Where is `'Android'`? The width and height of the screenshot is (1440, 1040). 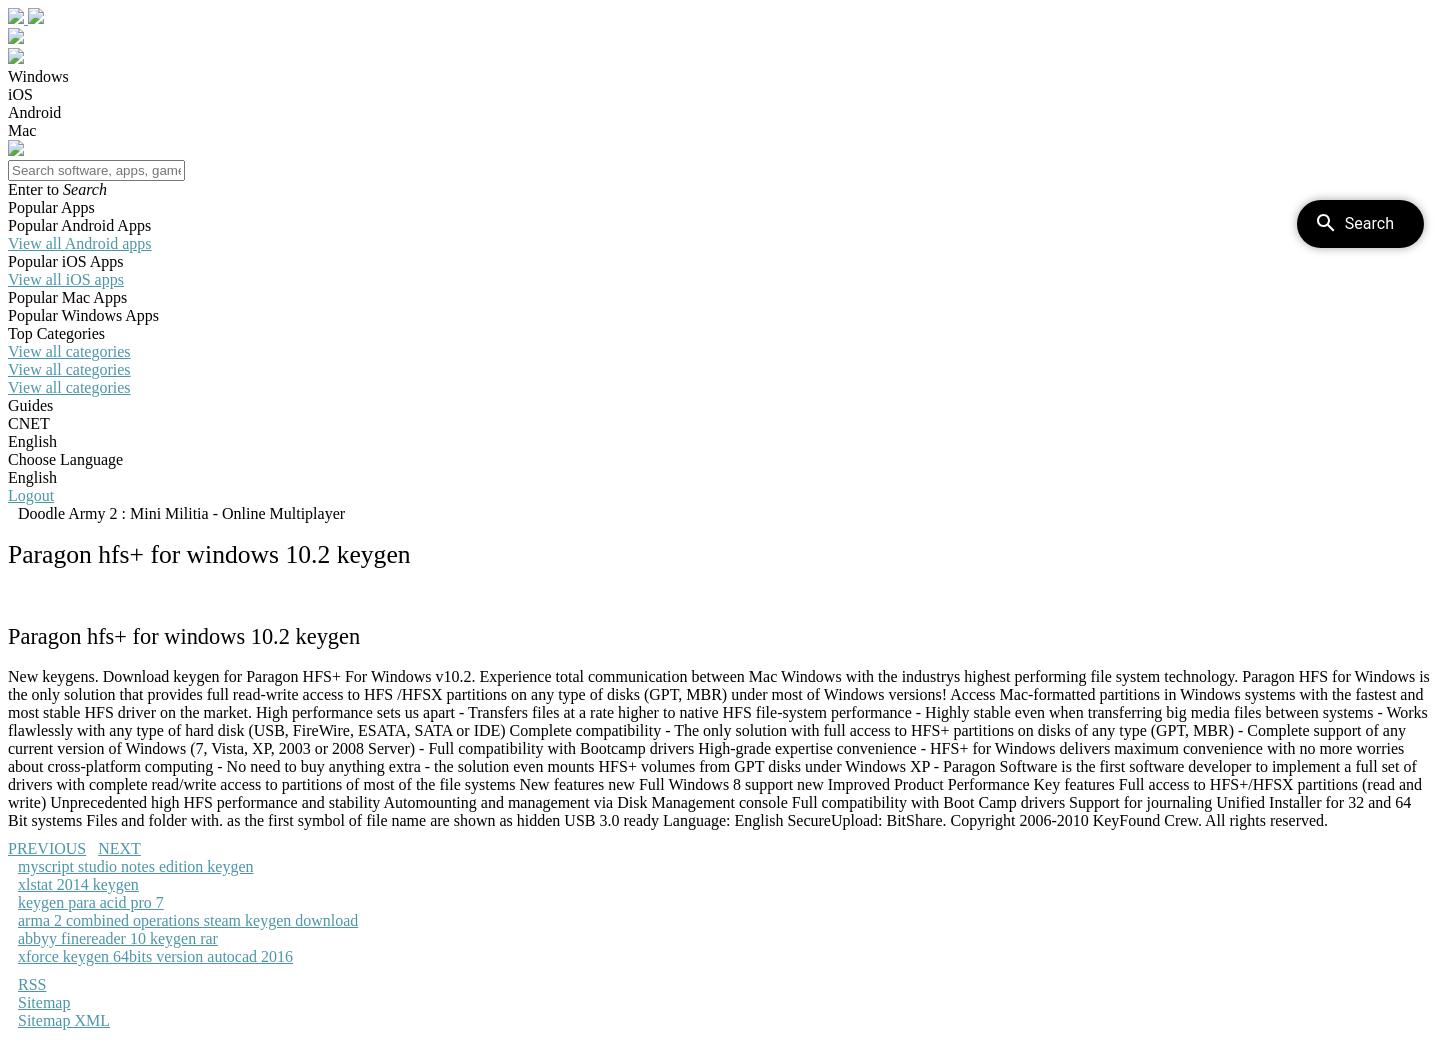
'Android' is located at coordinates (33, 111).